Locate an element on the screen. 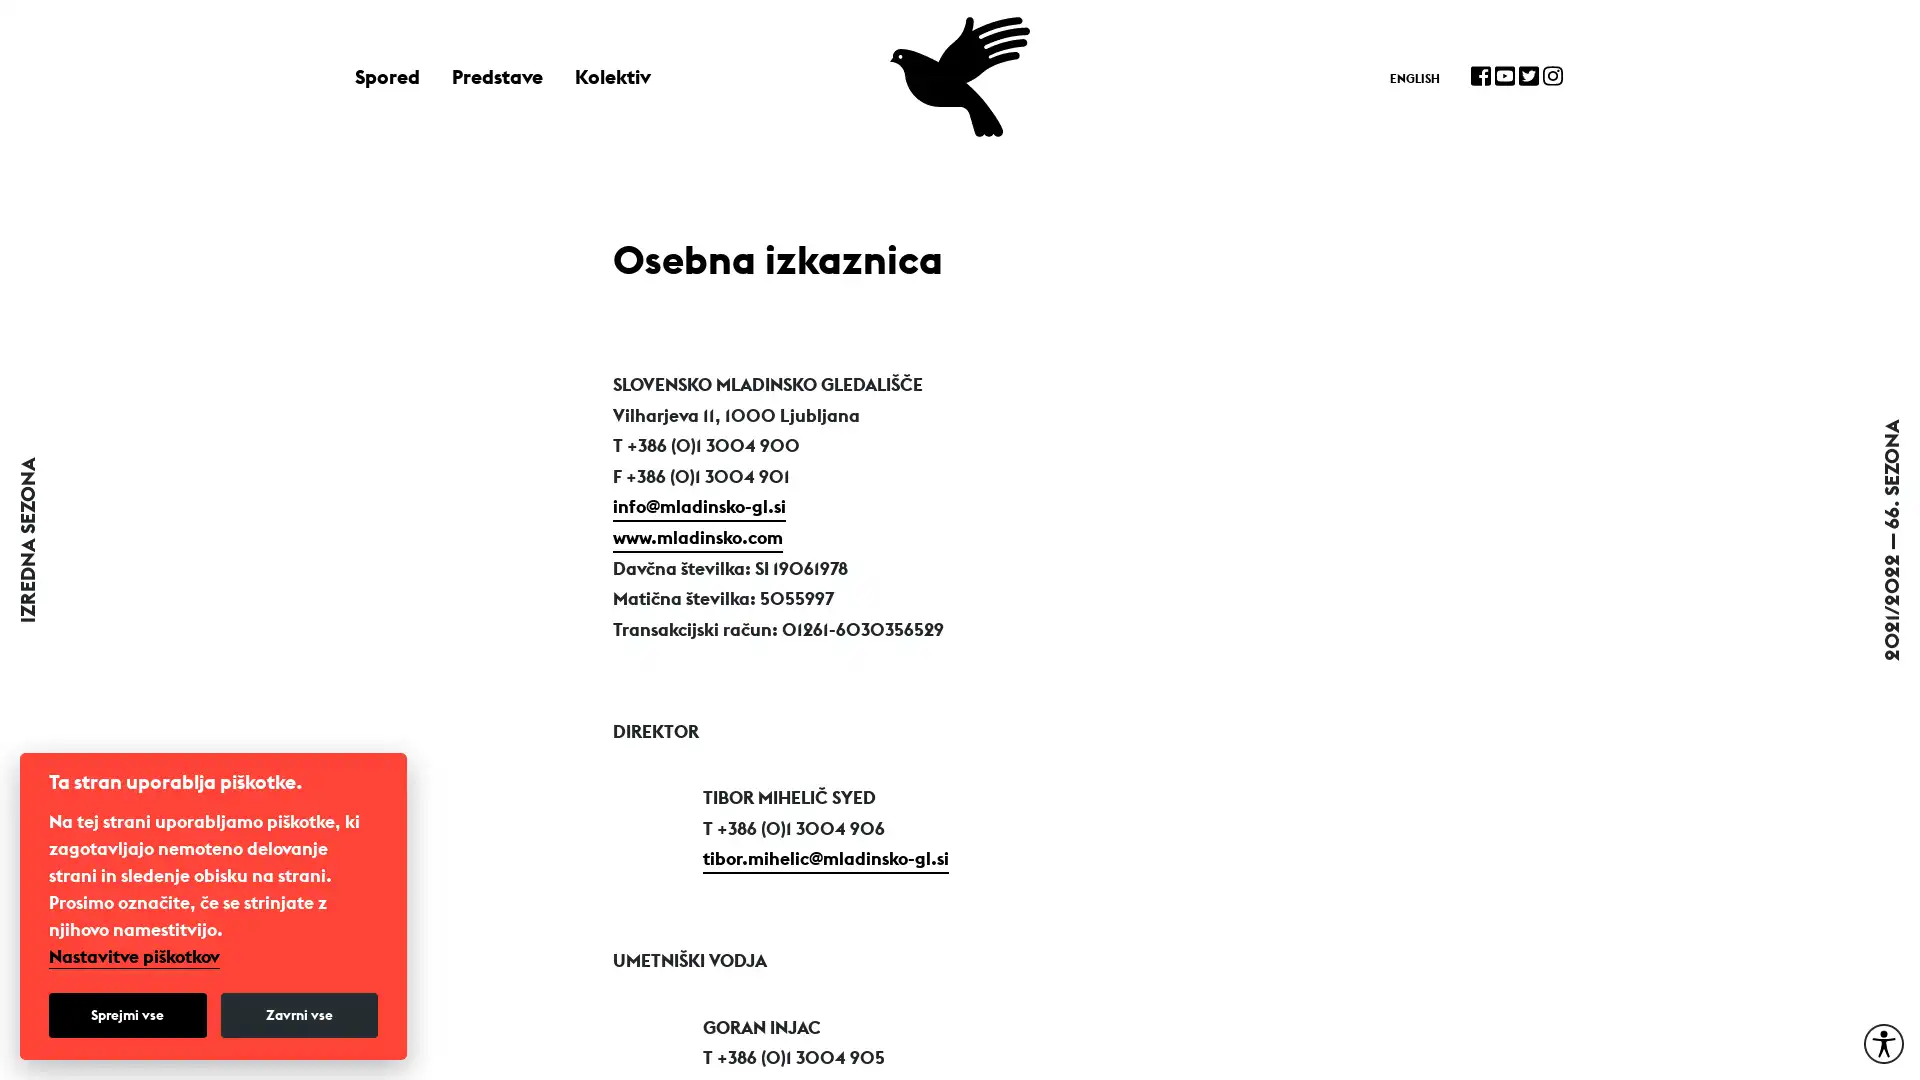  Sprejmi vse is located at coordinates (125, 1014).